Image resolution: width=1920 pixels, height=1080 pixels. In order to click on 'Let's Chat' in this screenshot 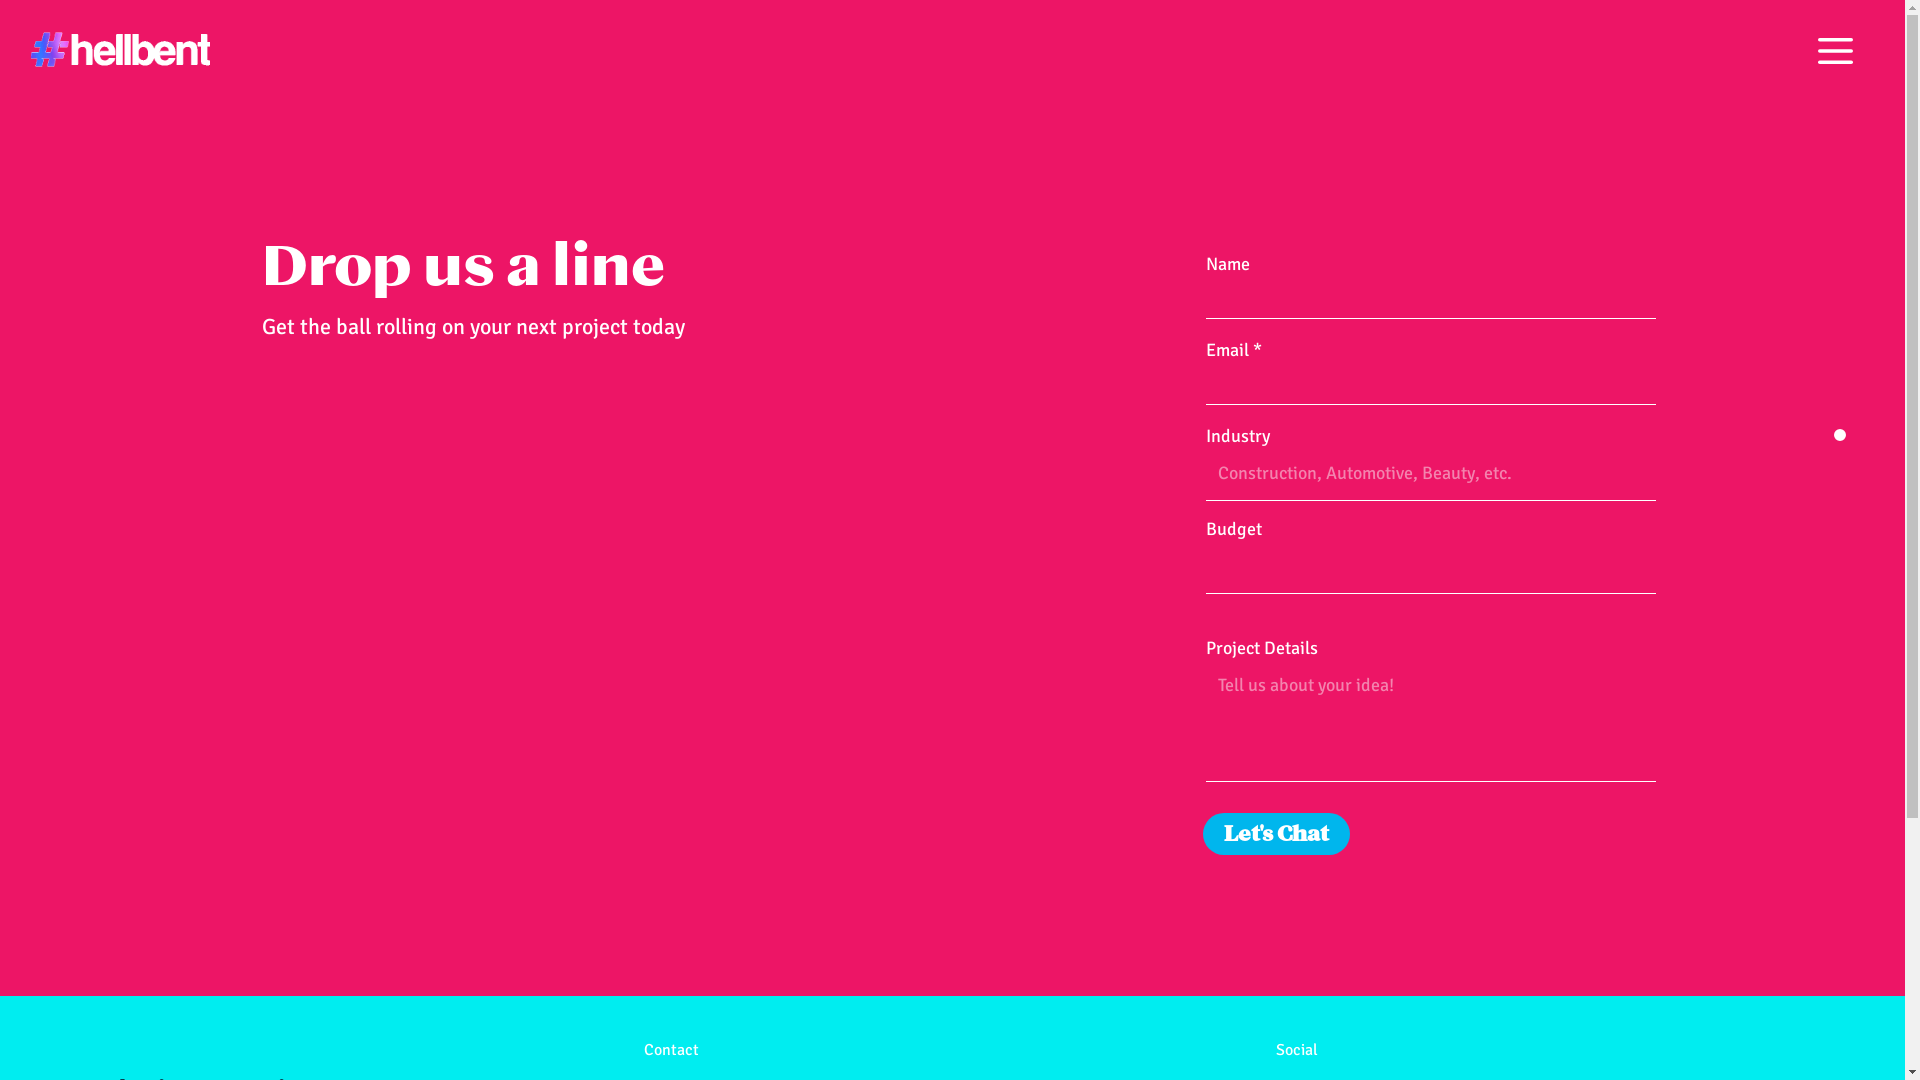, I will do `click(1202, 833)`.